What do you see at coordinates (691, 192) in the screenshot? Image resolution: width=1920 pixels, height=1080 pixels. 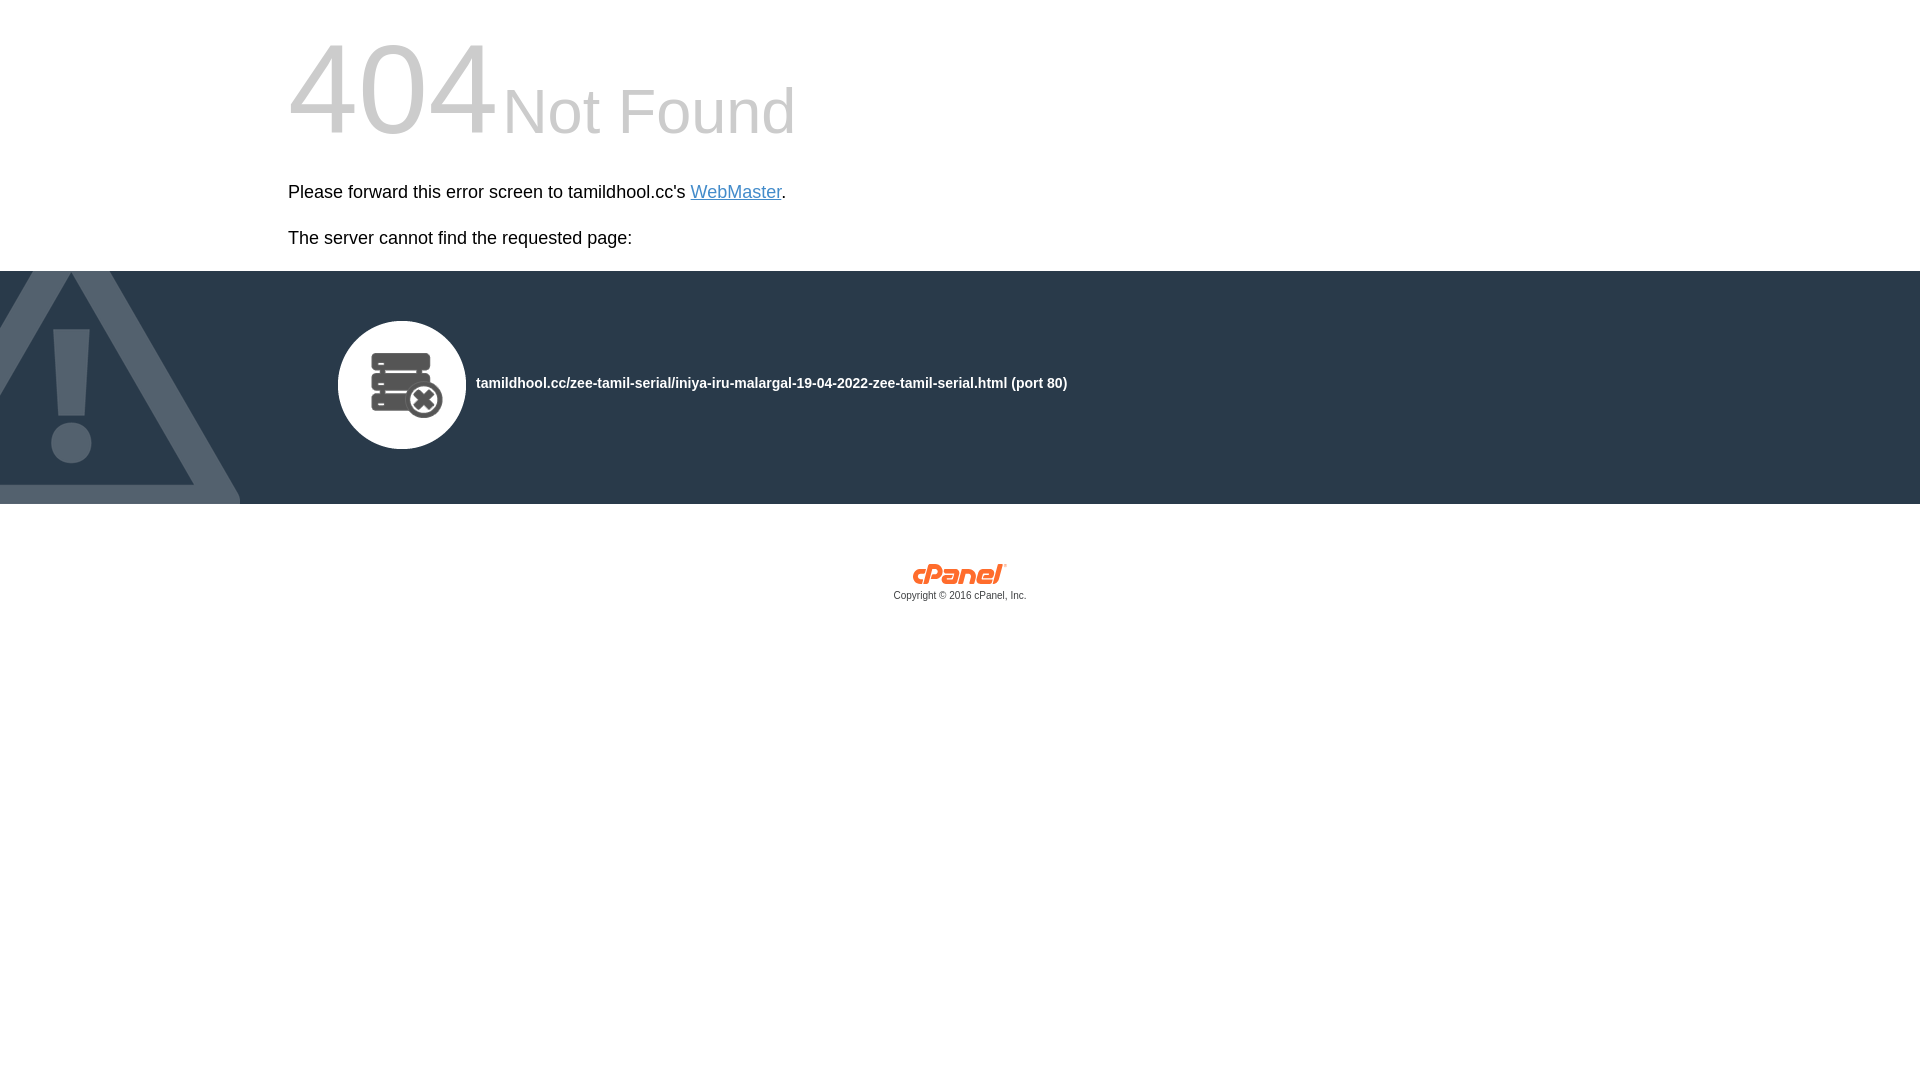 I see `'WebMaster'` at bounding box center [691, 192].